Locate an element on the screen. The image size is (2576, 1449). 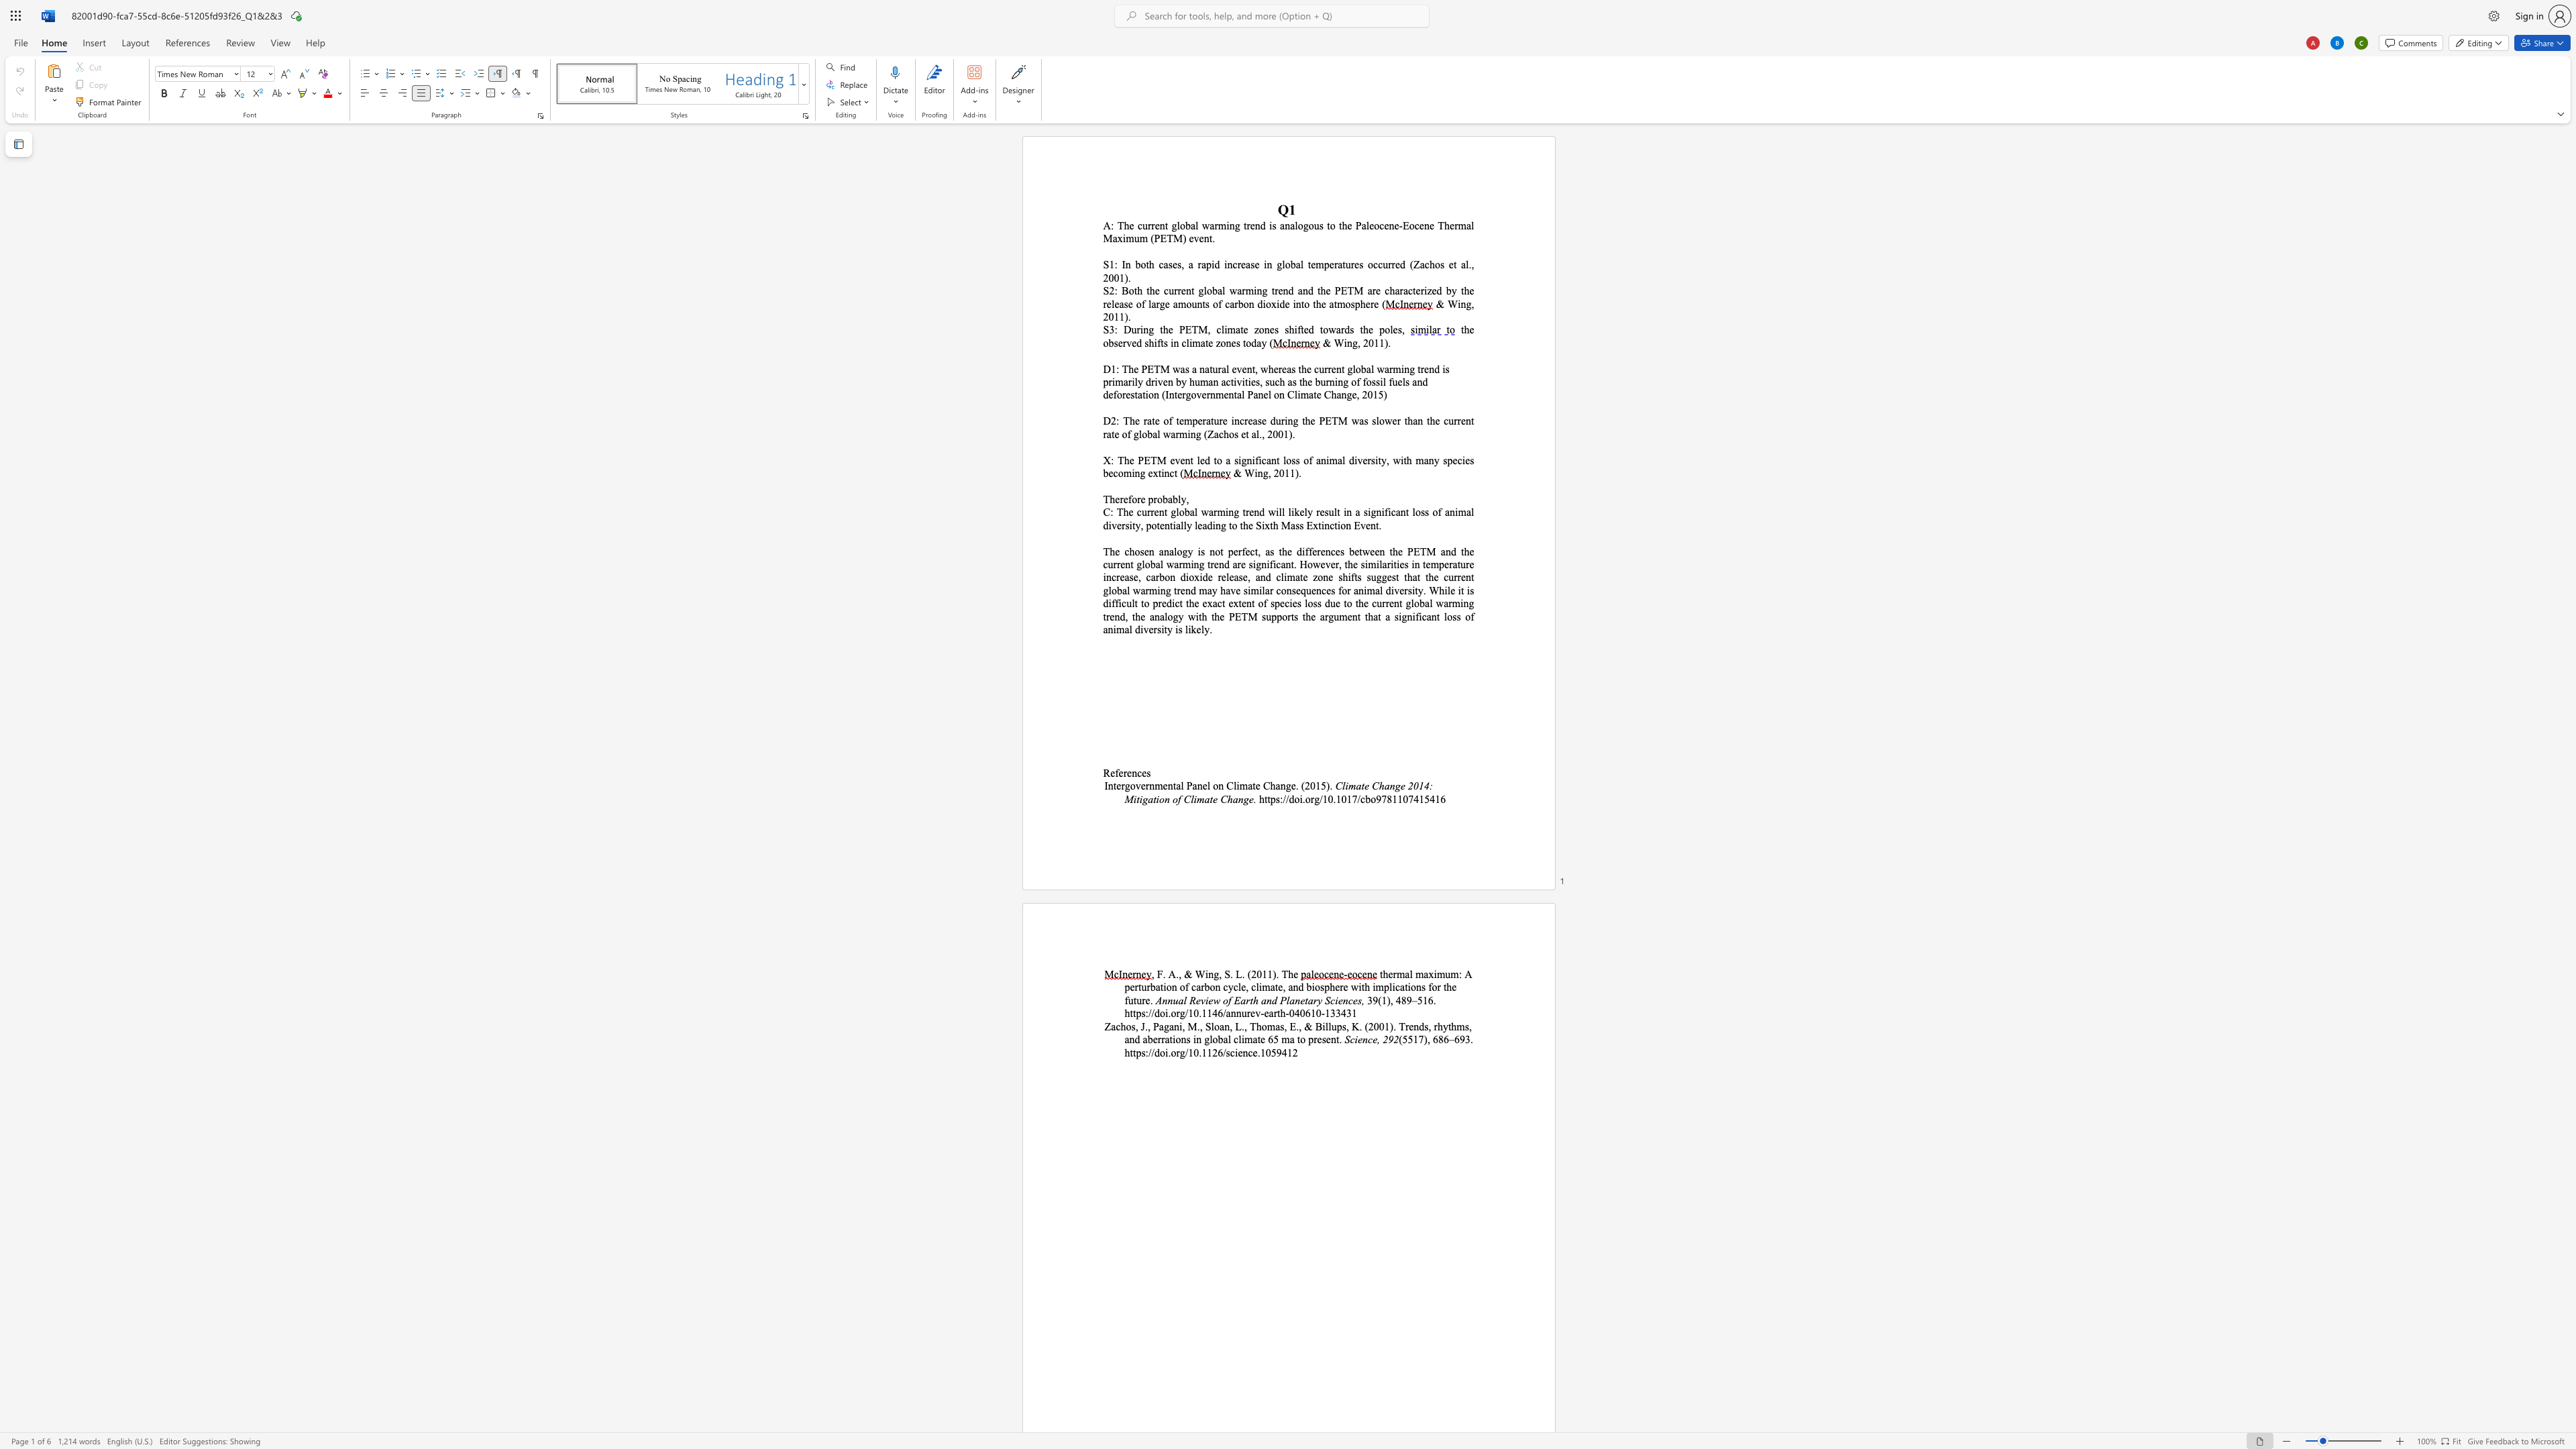
the space between the continuous character "z" and "o" in the text is located at coordinates (1257, 328).